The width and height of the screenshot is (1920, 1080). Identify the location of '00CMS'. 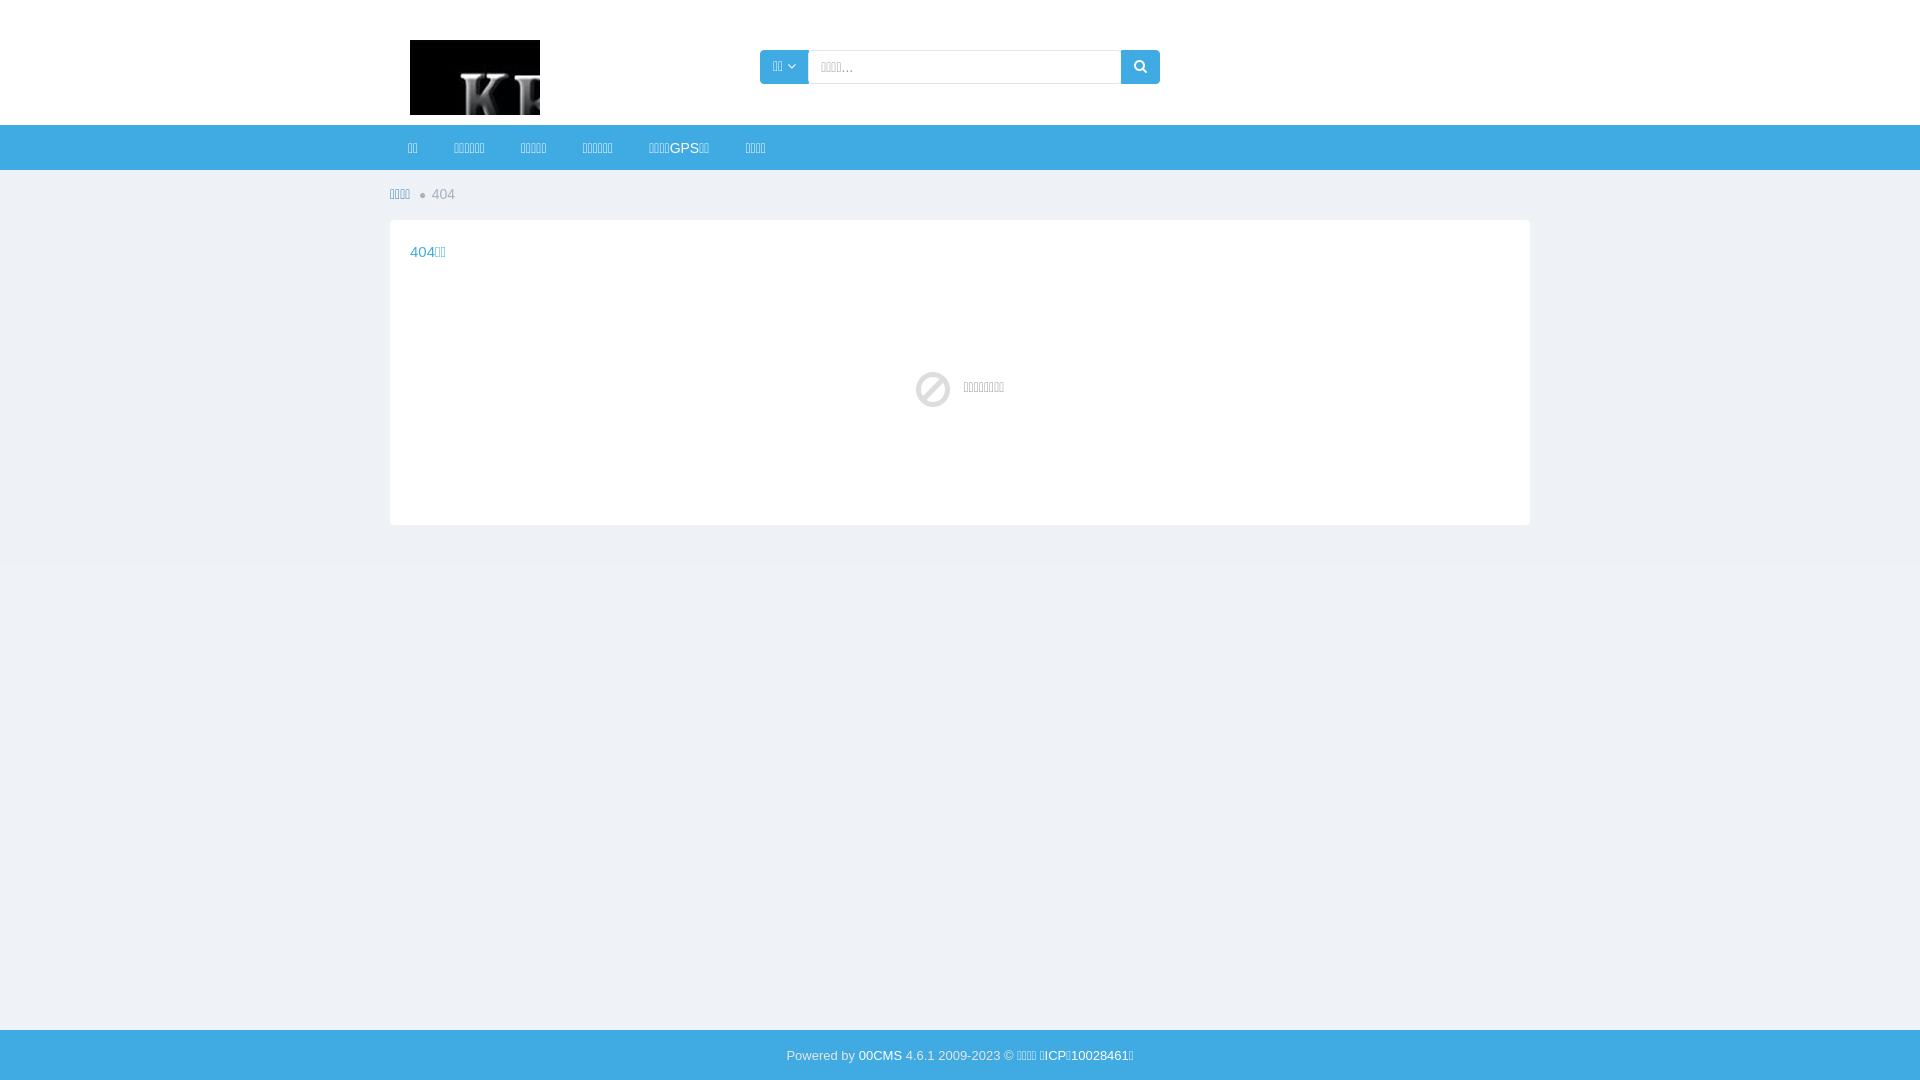
(880, 1054).